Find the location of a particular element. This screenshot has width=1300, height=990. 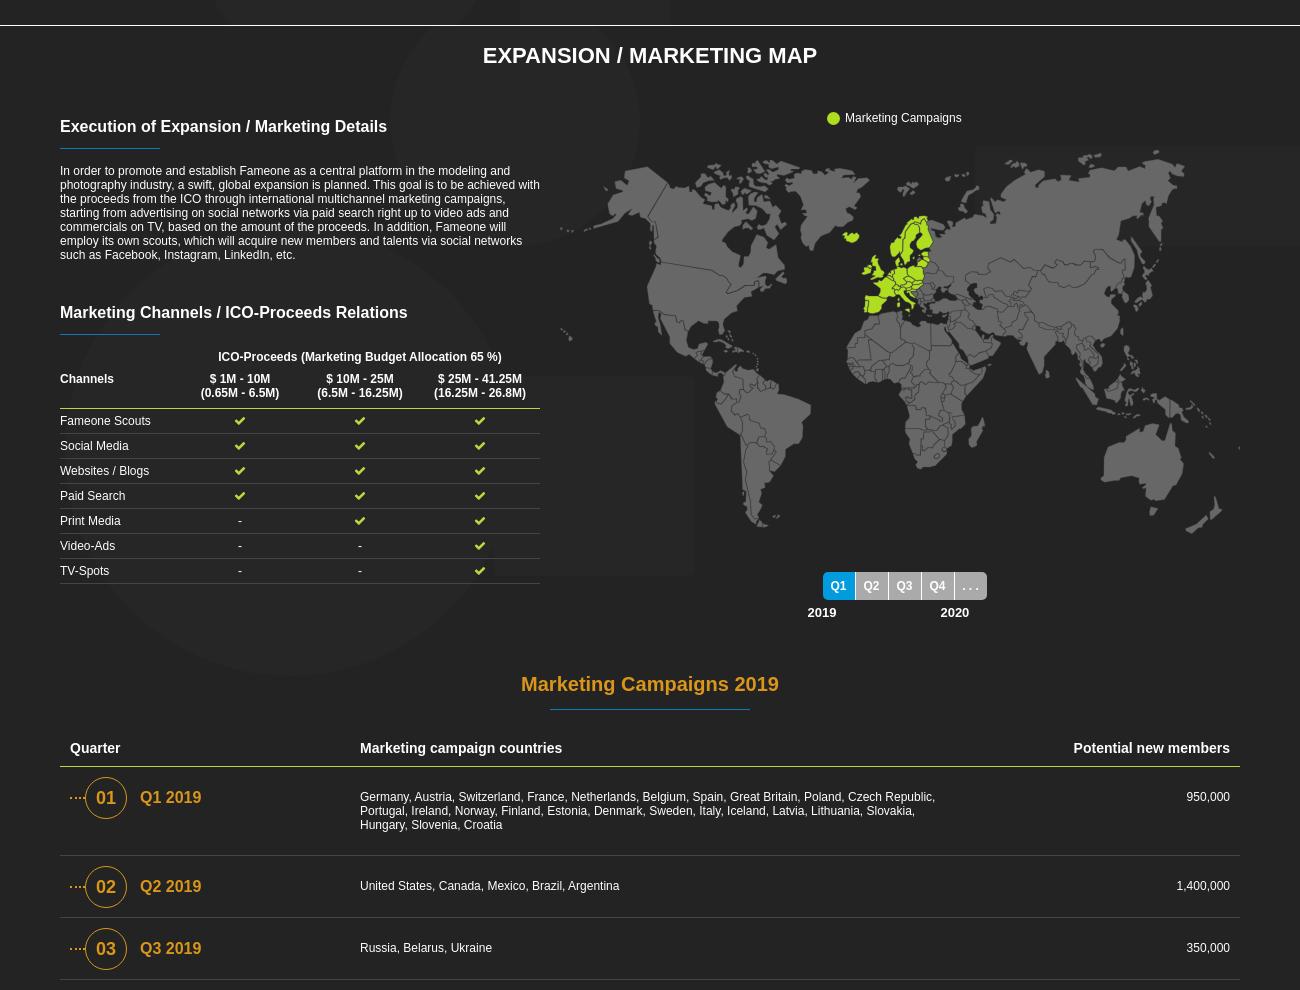

'350,000' is located at coordinates (1206, 948).